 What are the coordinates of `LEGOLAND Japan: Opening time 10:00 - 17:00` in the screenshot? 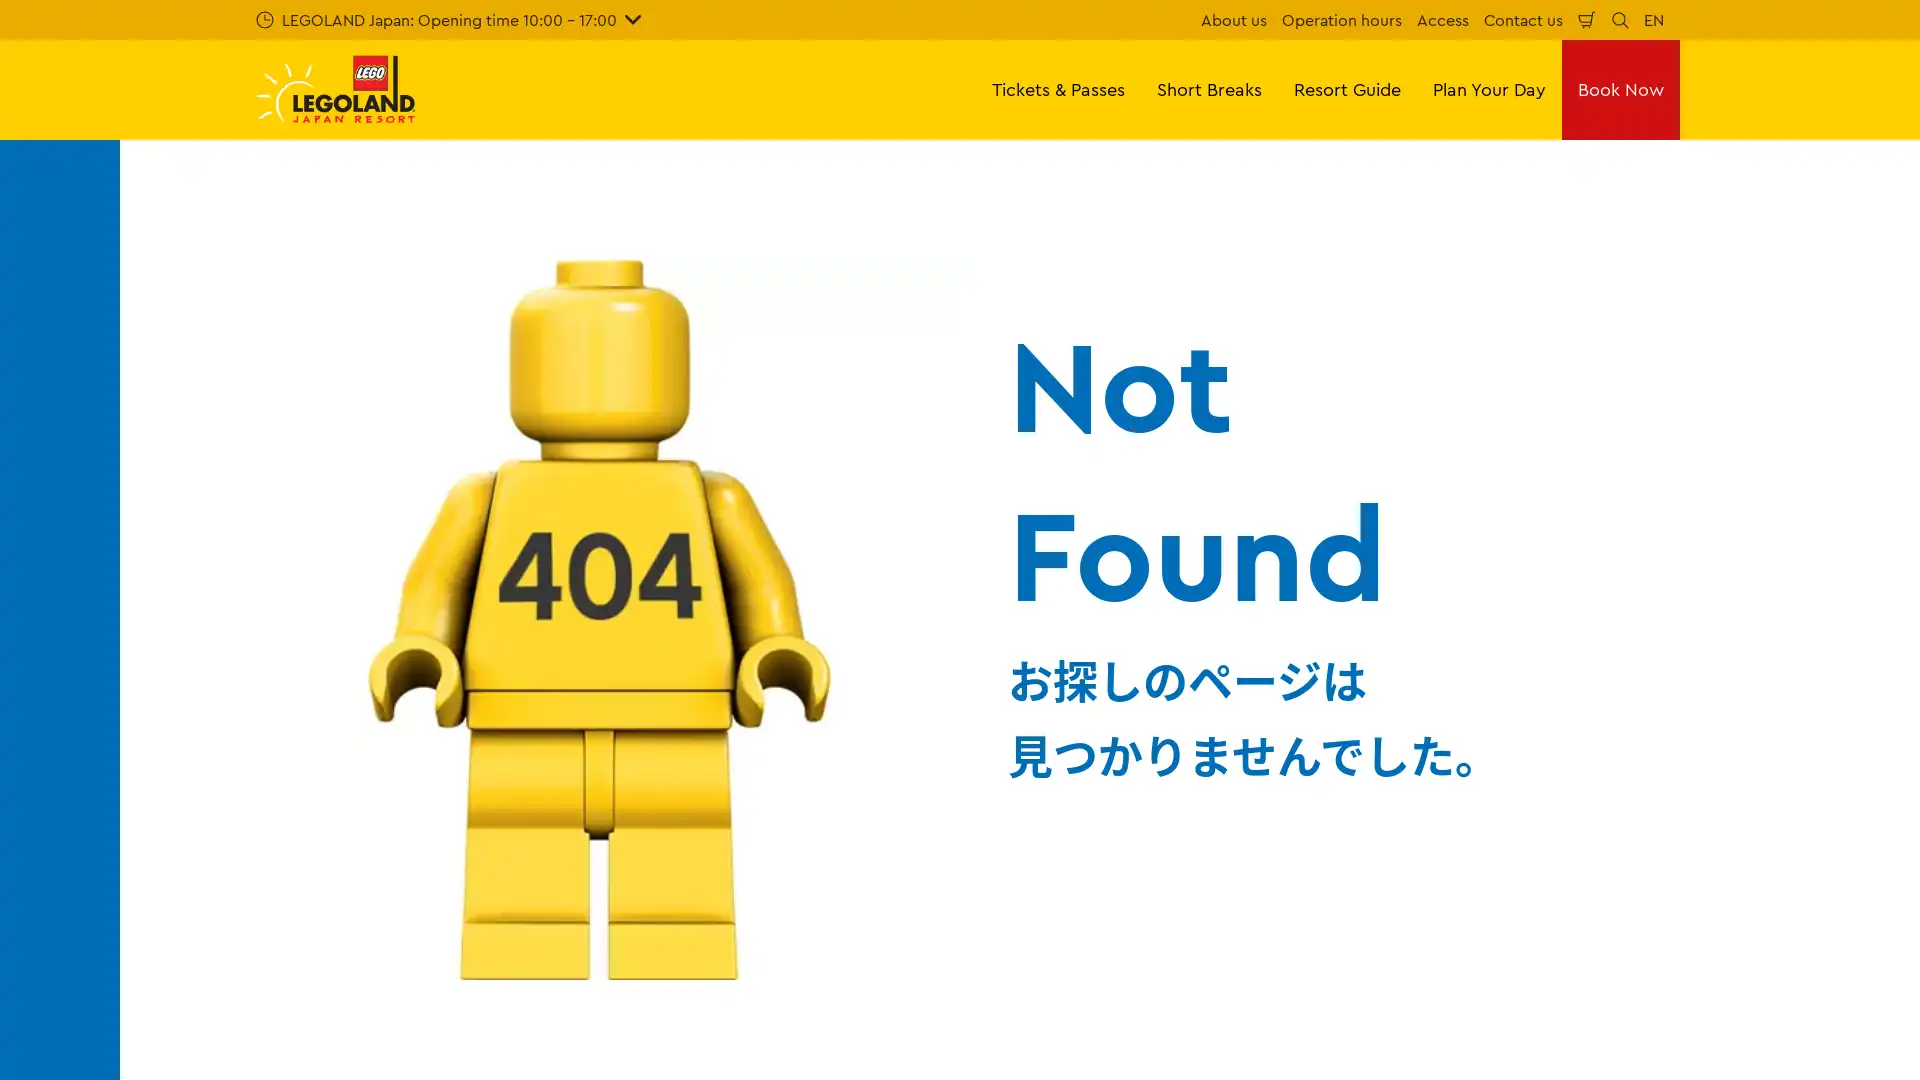 It's located at (447, 19).